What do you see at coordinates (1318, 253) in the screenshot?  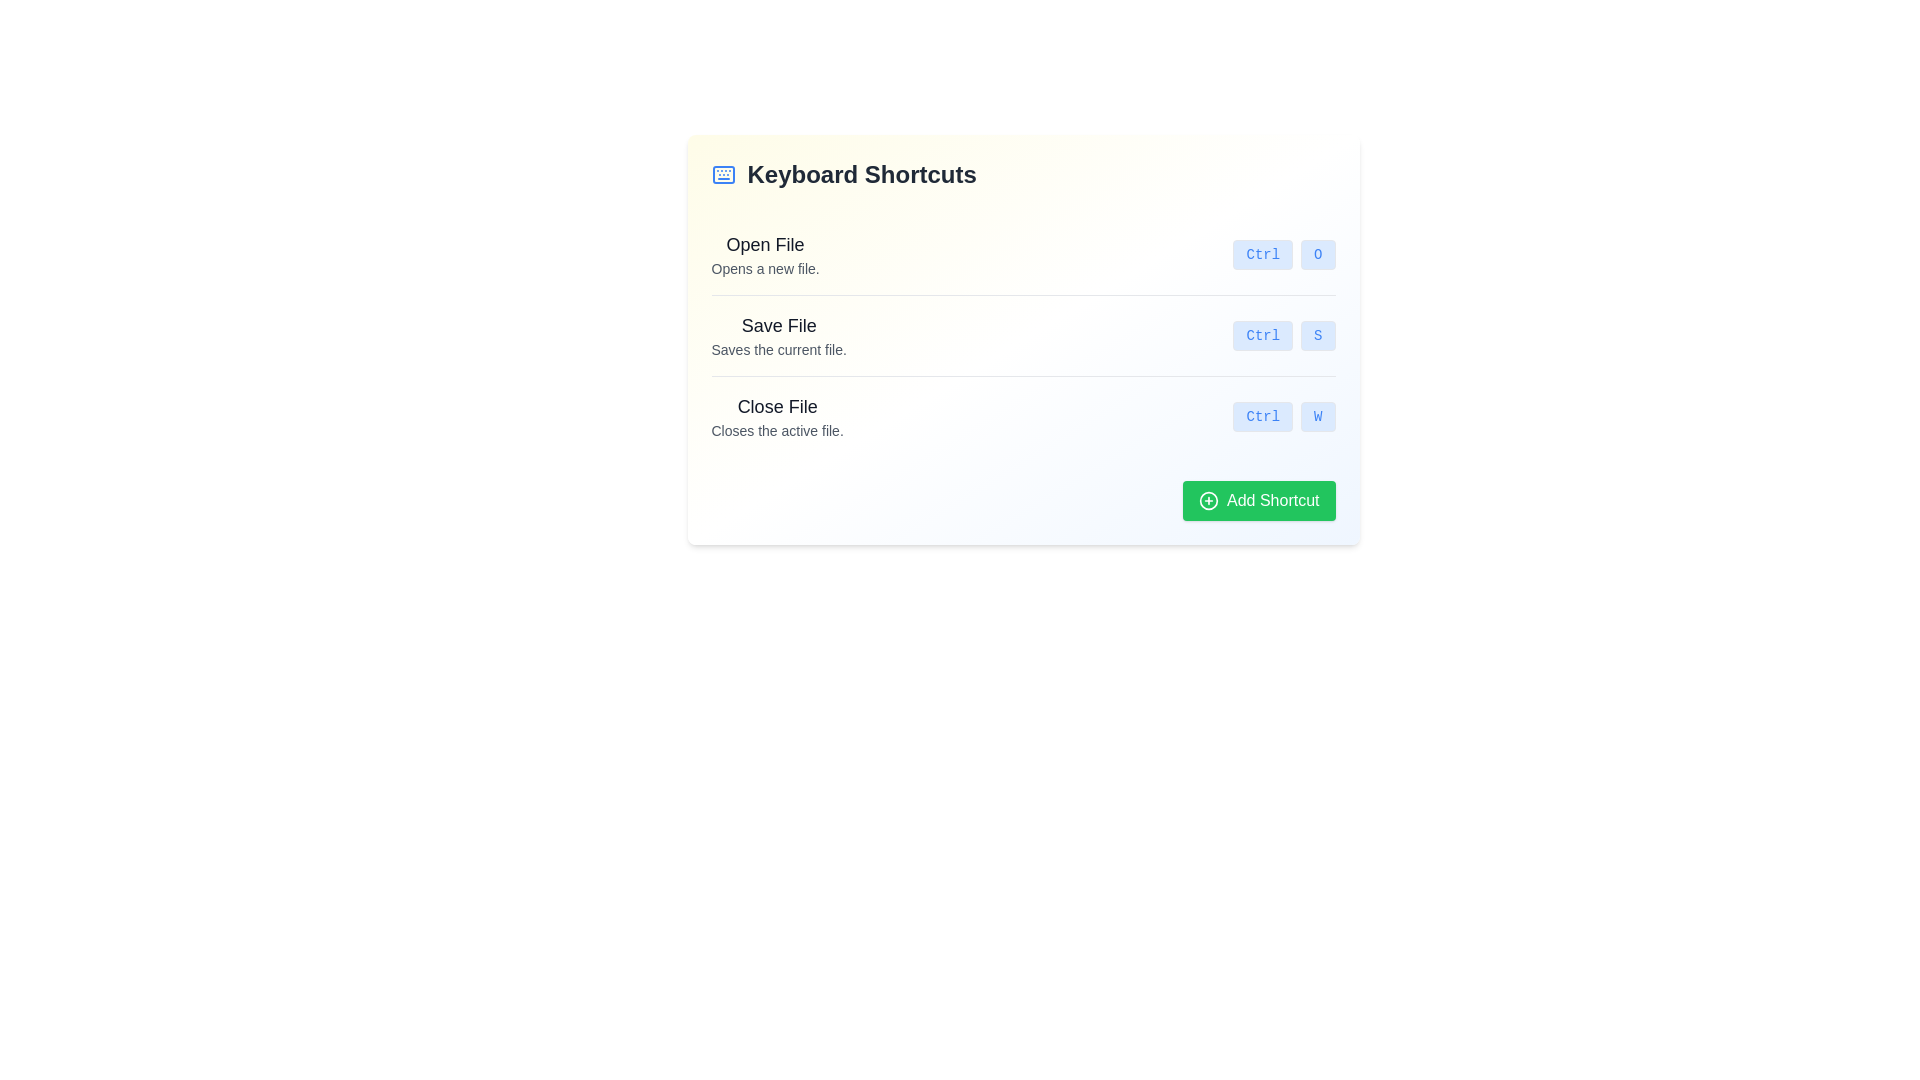 I see `the static display component representing the 'O' key in the 'Open File' shortcut, located to the right of 'Ctrl'` at bounding box center [1318, 253].